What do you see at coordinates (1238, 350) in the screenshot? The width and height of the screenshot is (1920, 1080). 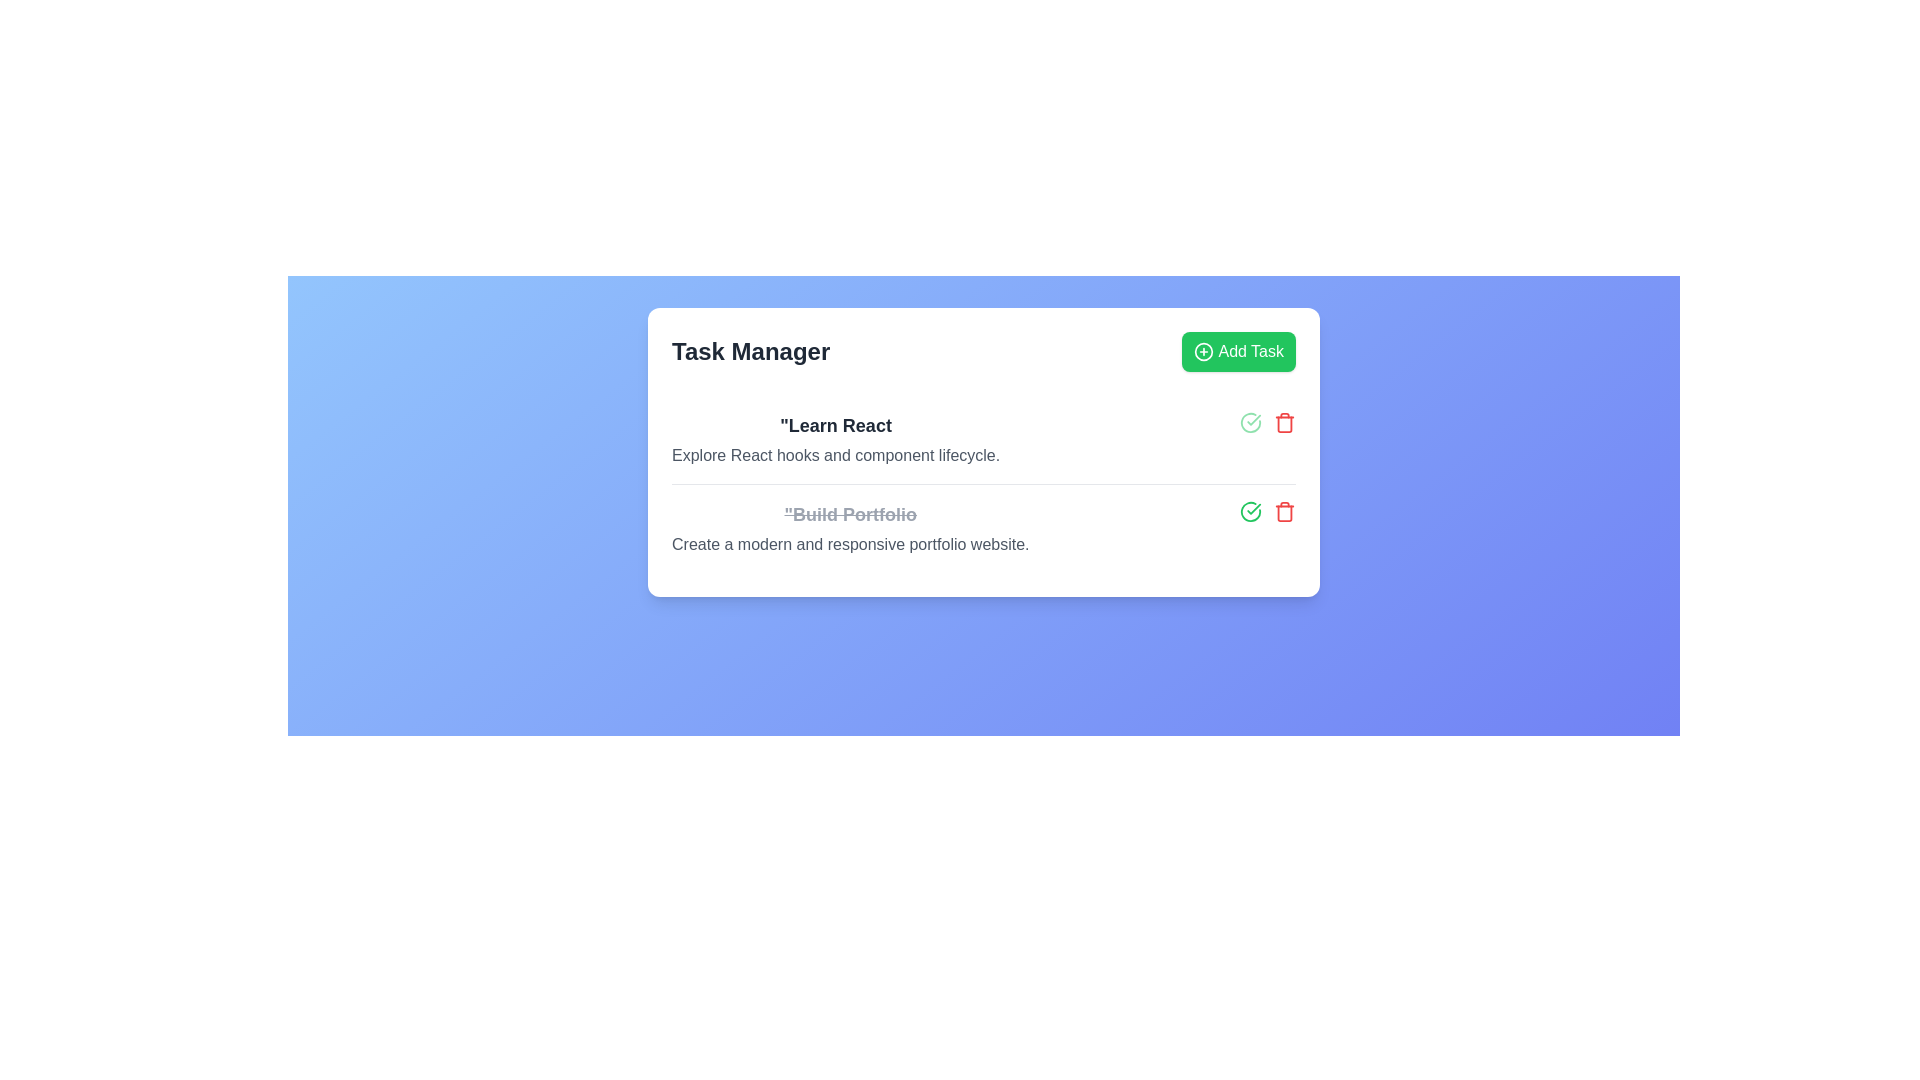 I see `the 'Add Task' button with a bright green background and white text to observe its hover effect` at bounding box center [1238, 350].